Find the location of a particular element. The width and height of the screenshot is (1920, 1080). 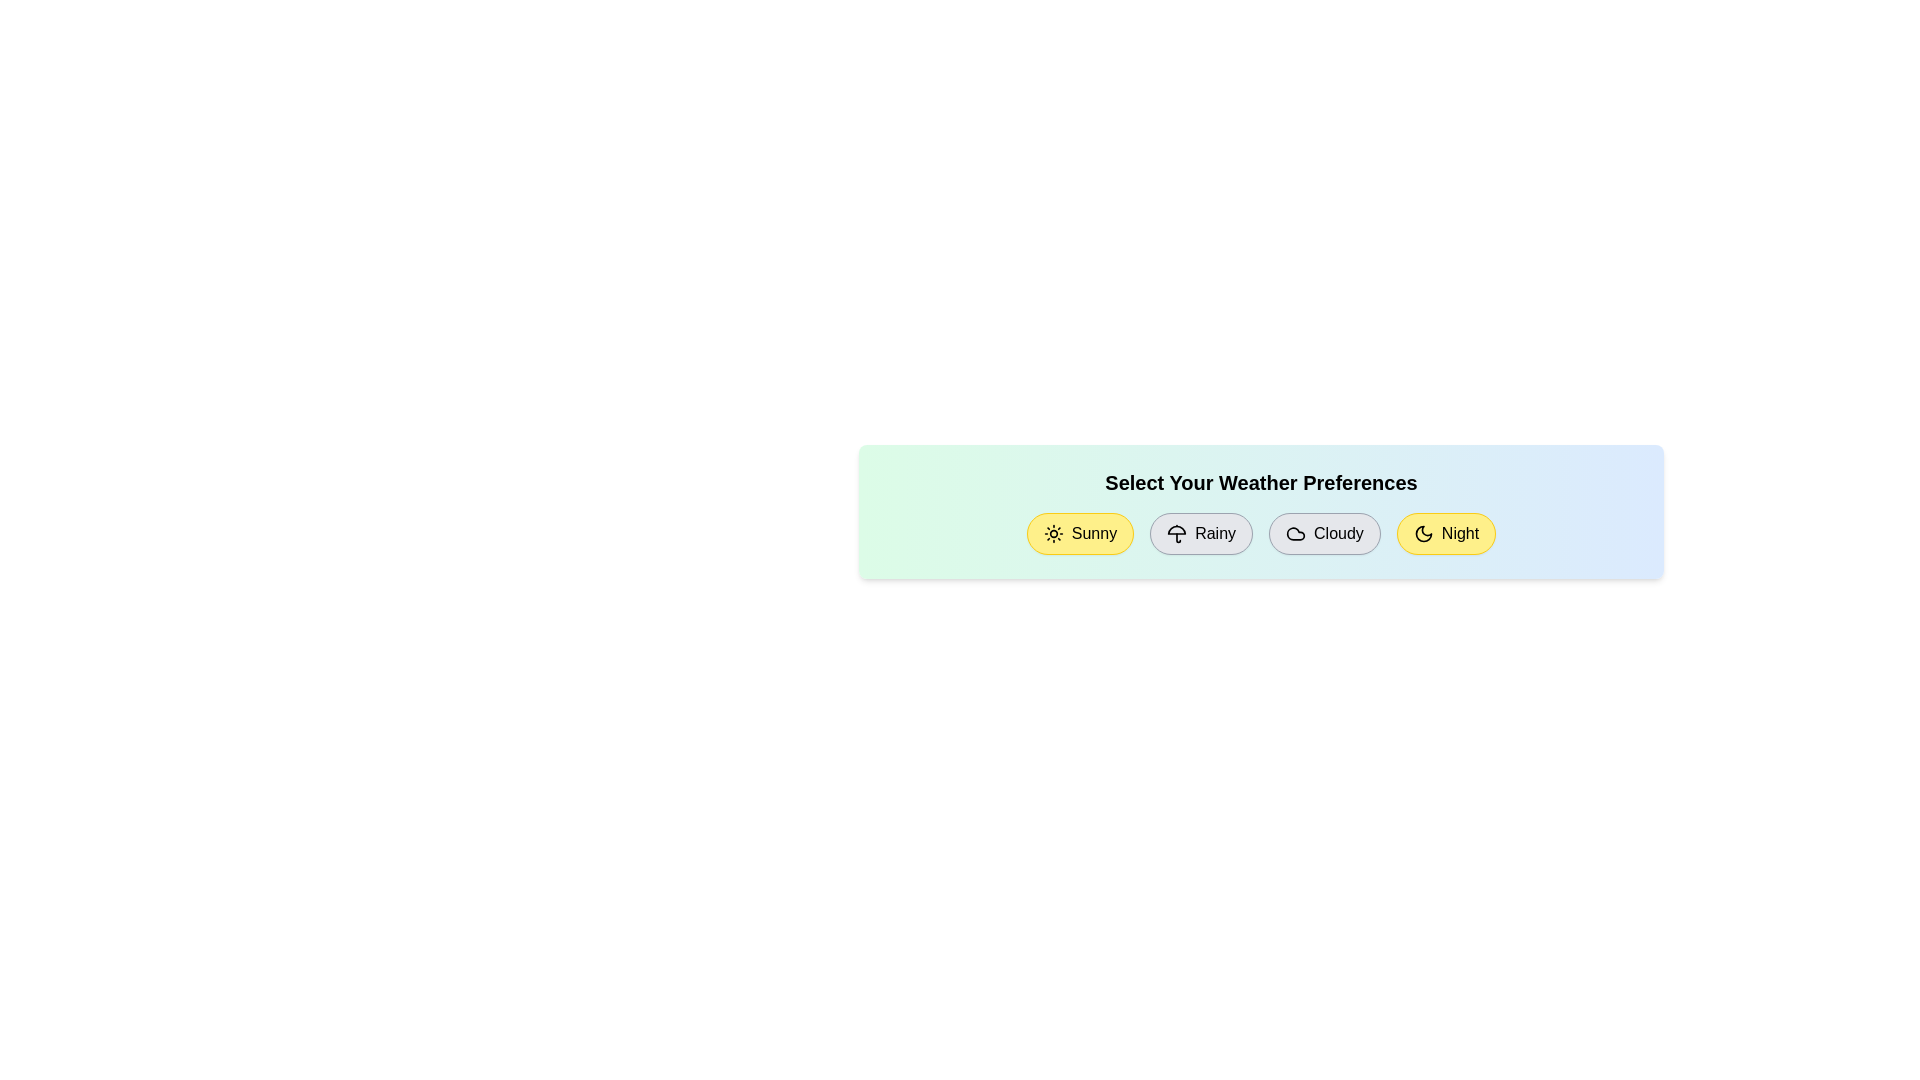

the weather chip corresponding to Rainy is located at coordinates (1200, 532).